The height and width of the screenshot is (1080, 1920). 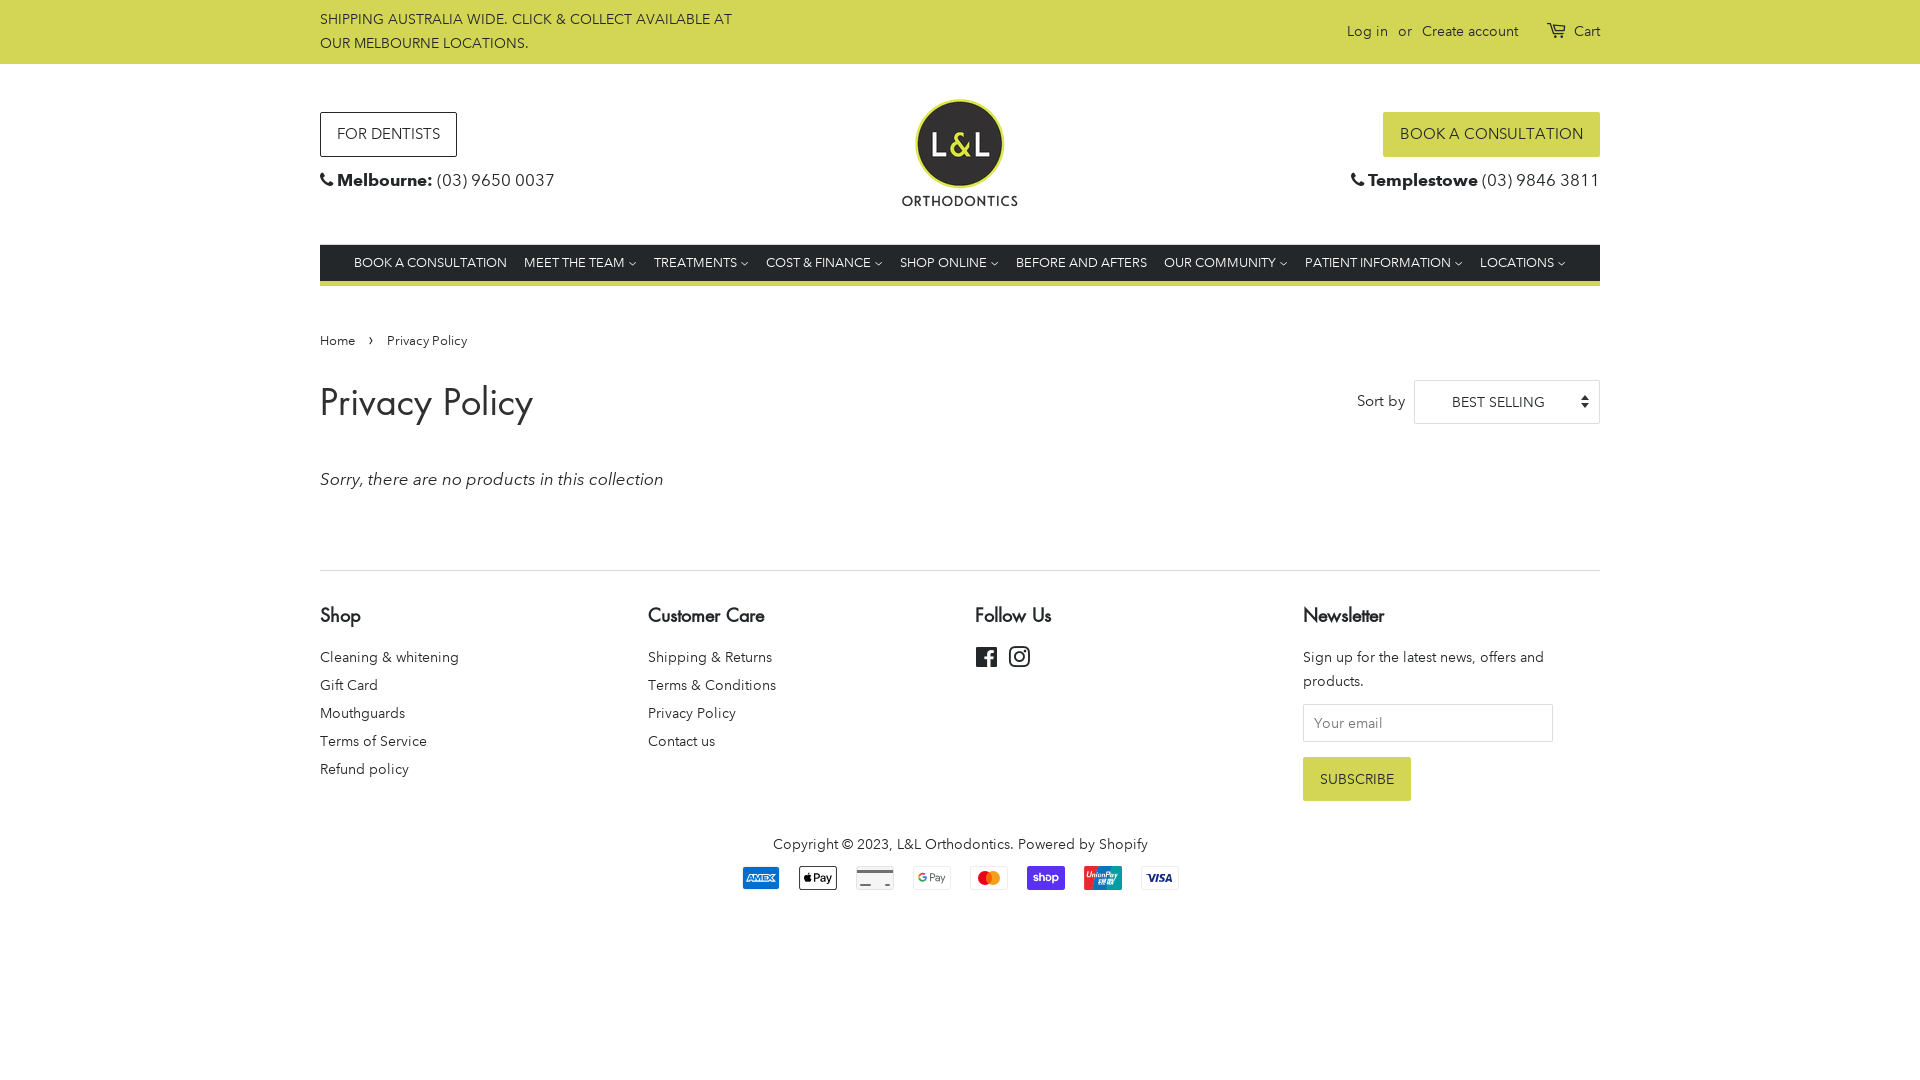 What do you see at coordinates (364, 767) in the screenshot?
I see `'Refund policy'` at bounding box center [364, 767].